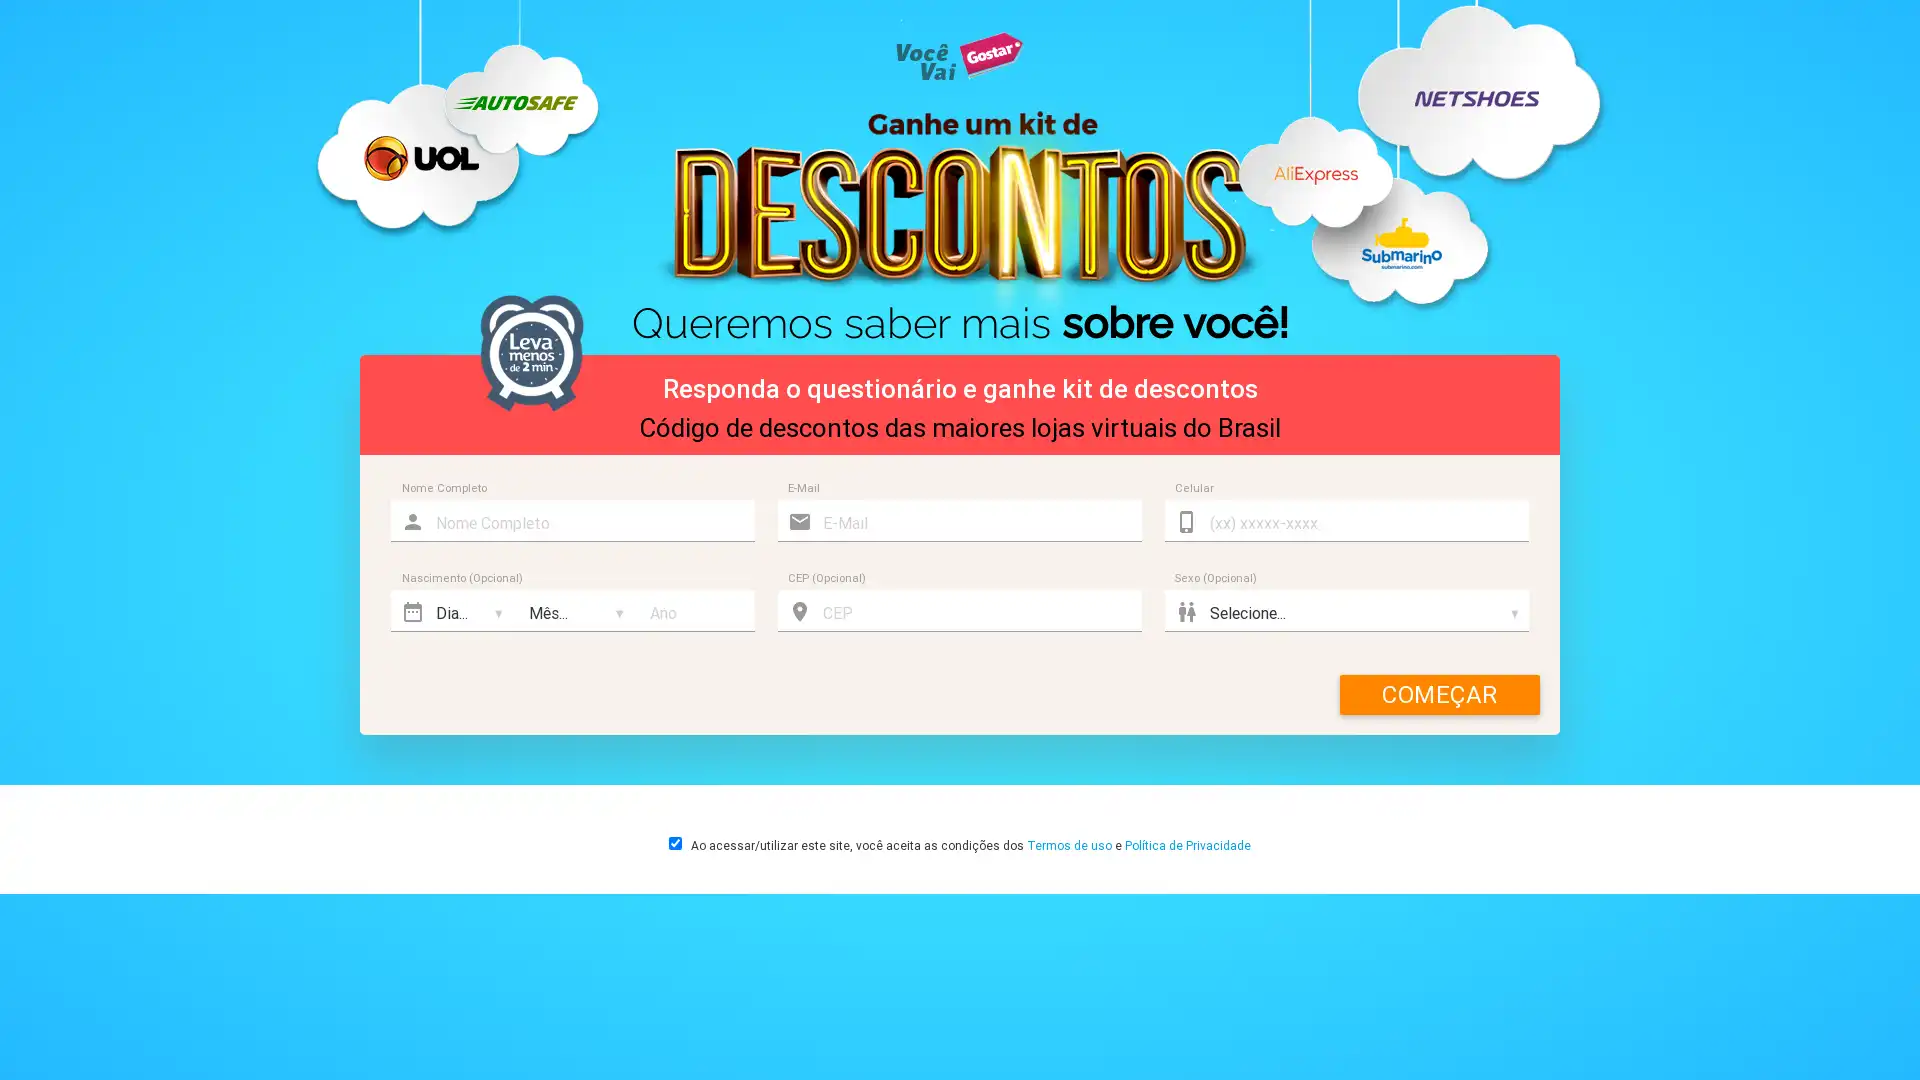  Describe the element at coordinates (1440, 693) in the screenshot. I see `COMECAR` at that location.